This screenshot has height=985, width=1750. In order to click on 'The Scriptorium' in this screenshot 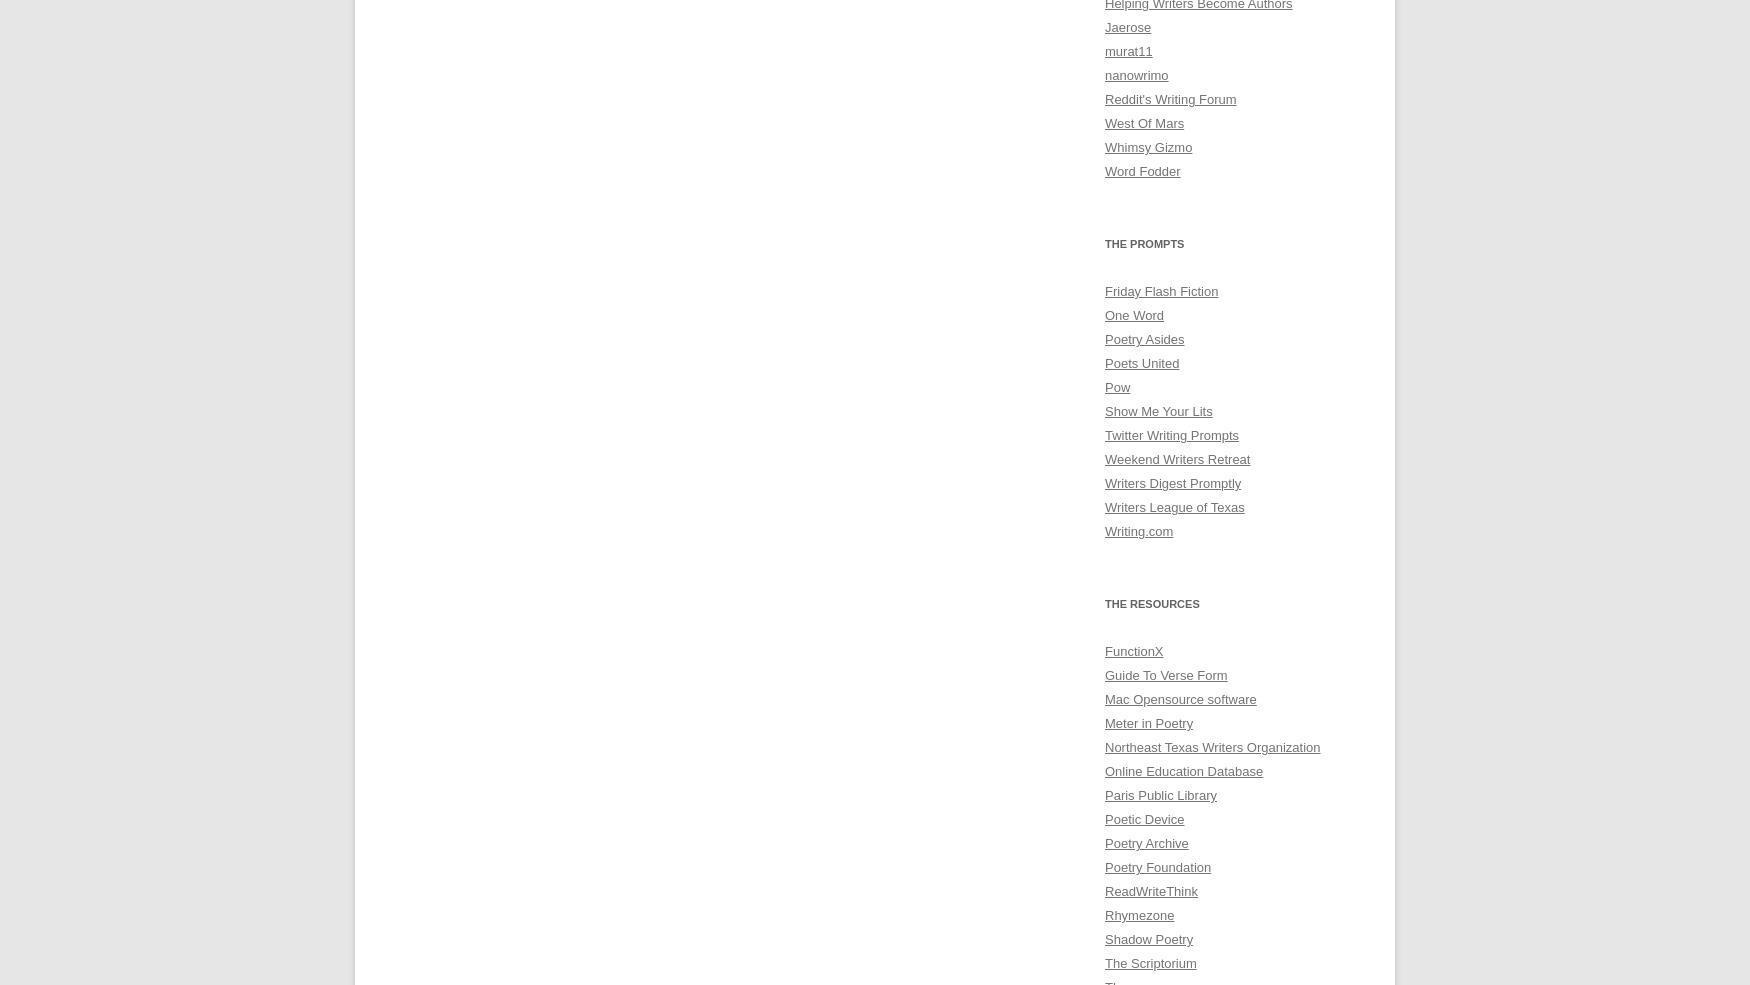, I will do `click(1149, 963)`.